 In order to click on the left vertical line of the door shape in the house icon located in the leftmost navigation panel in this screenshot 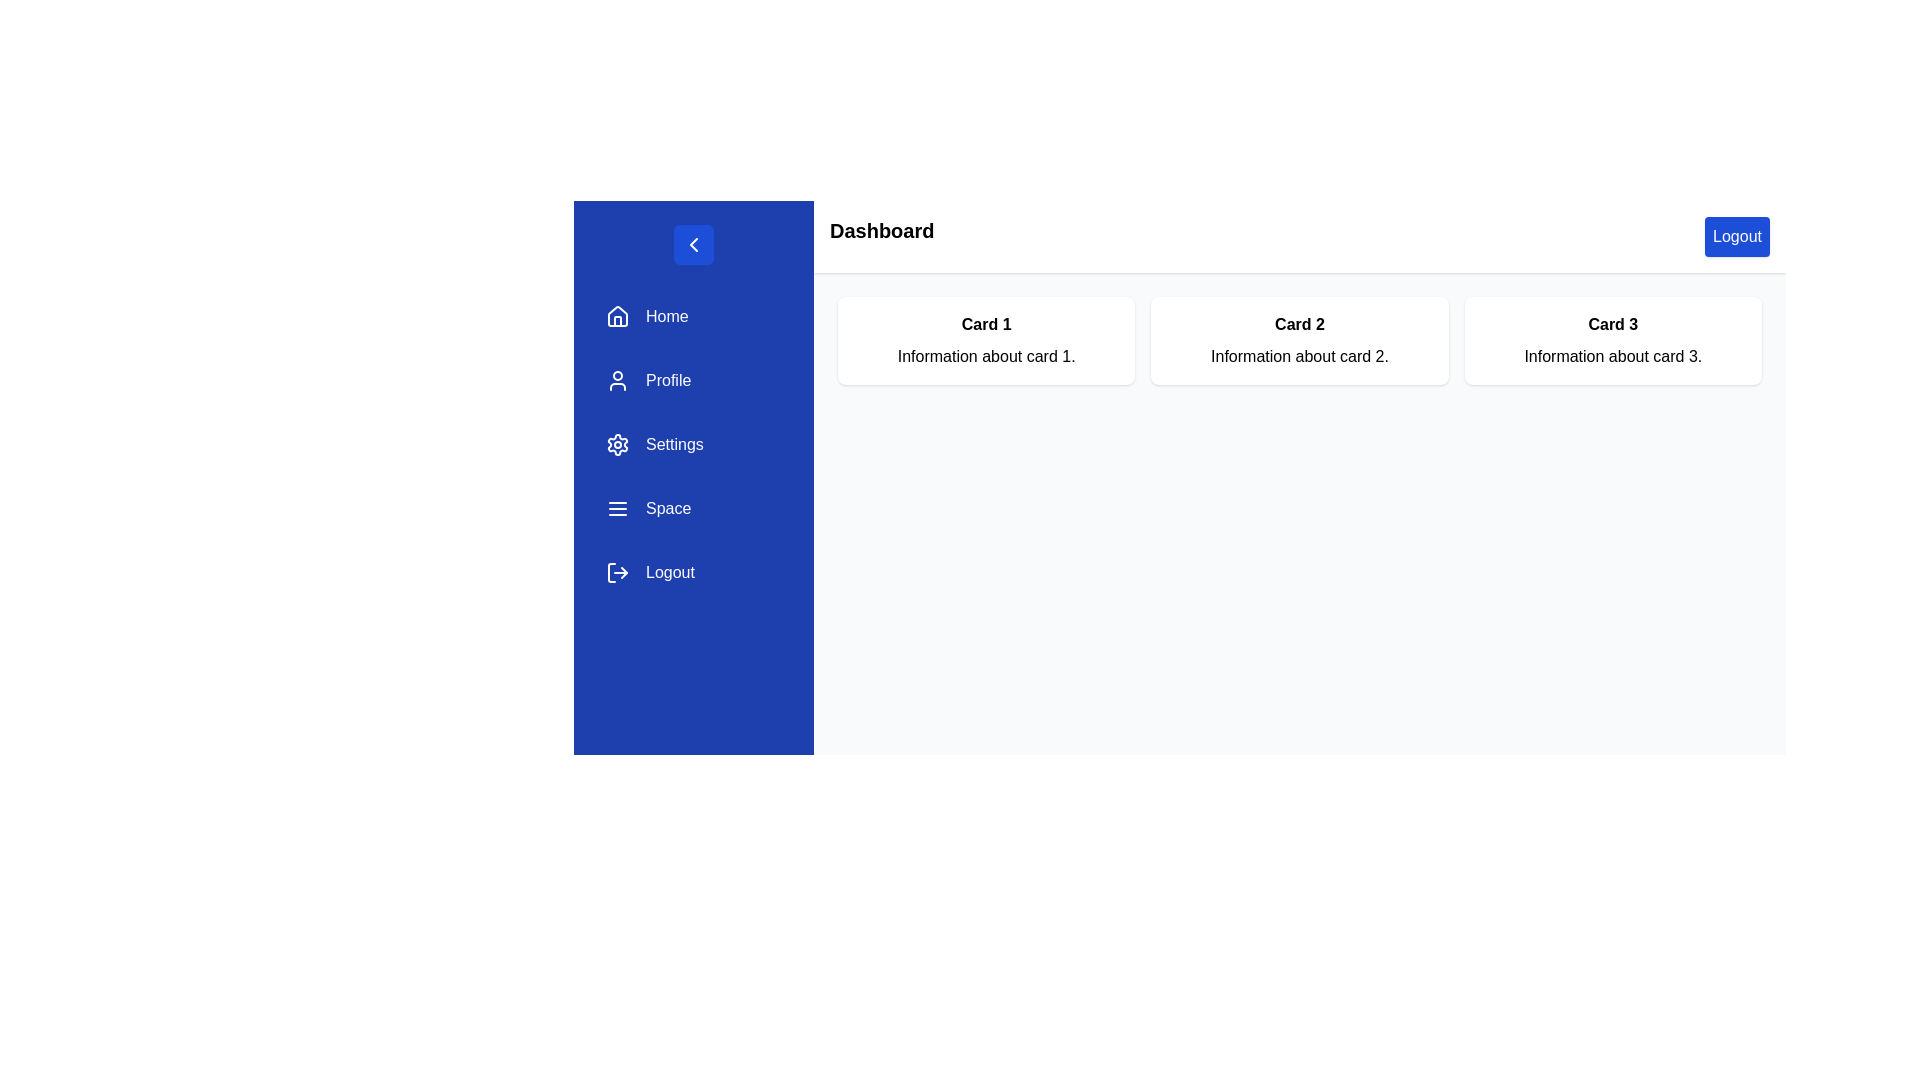, I will do `click(617, 320)`.